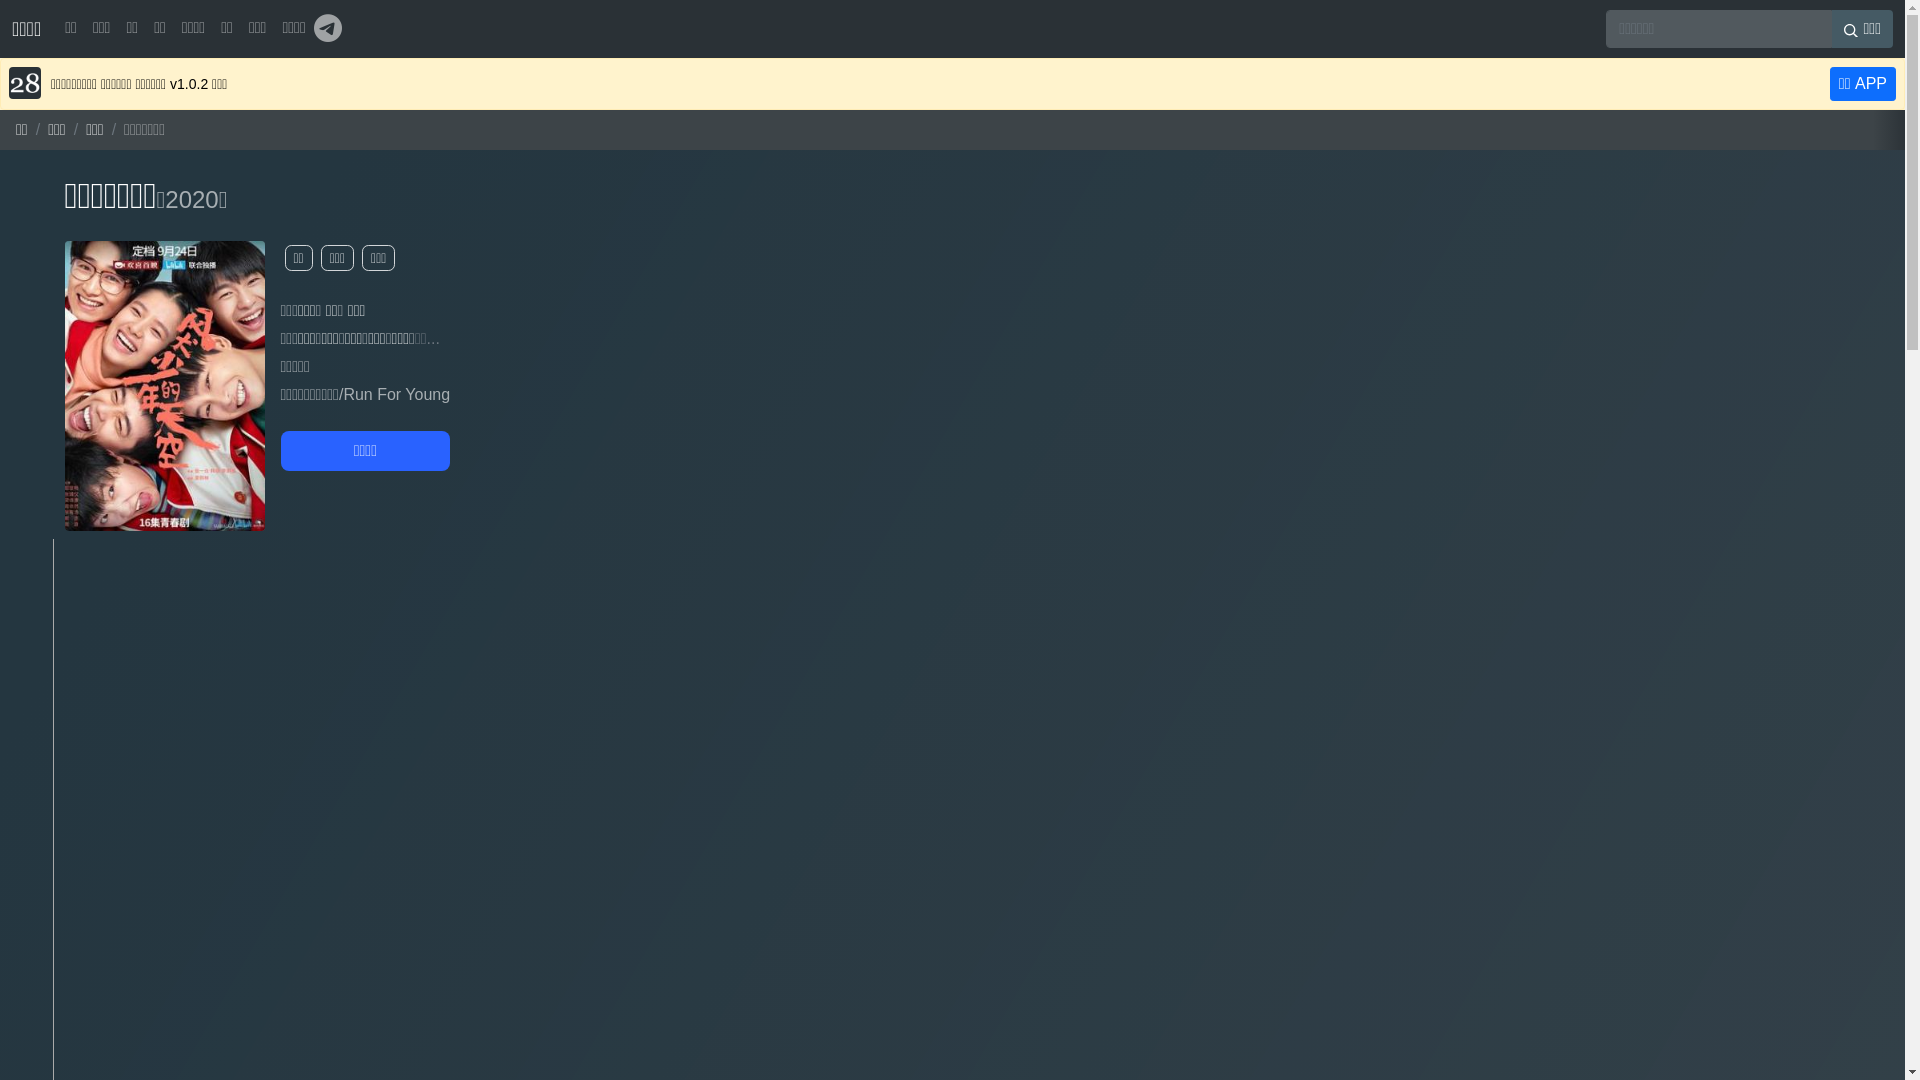  Describe the element at coordinates (191, 199) in the screenshot. I see `'2020'` at that location.